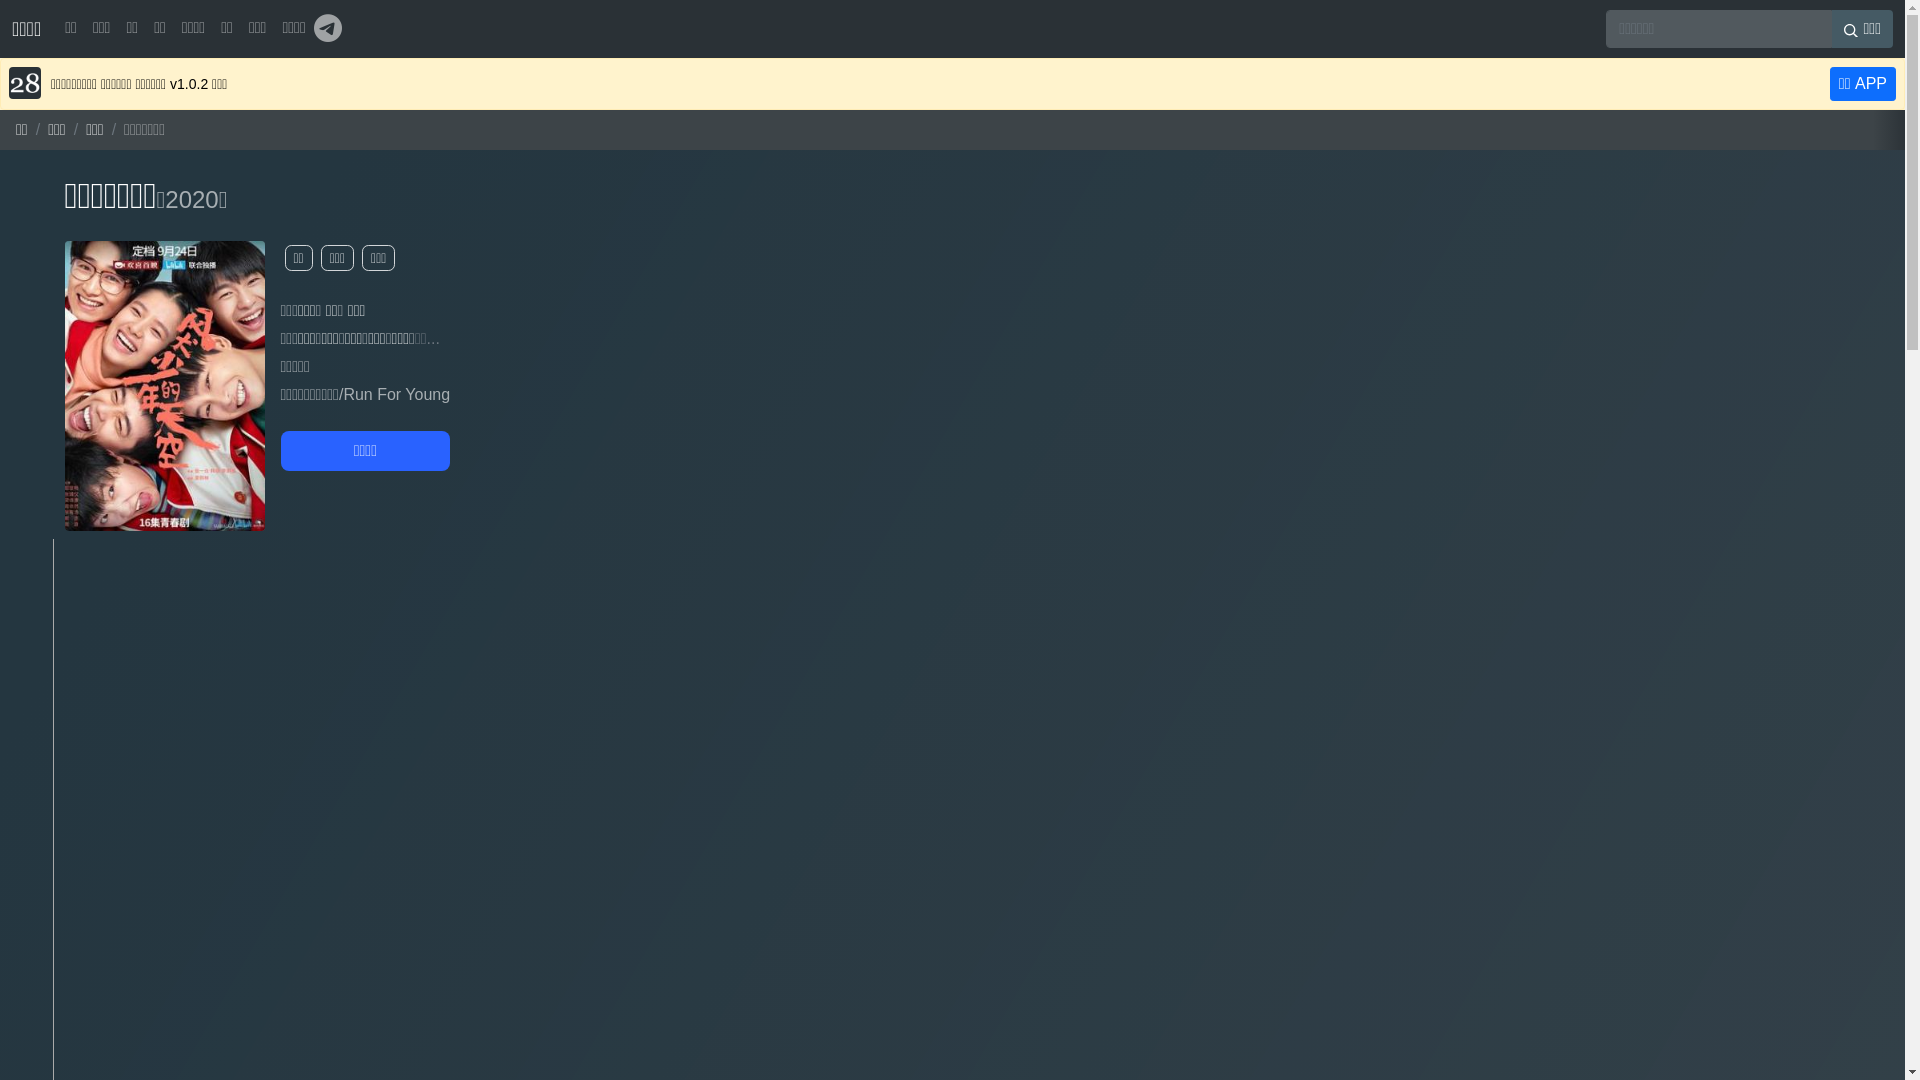  Describe the element at coordinates (191, 199) in the screenshot. I see `'2020'` at that location.